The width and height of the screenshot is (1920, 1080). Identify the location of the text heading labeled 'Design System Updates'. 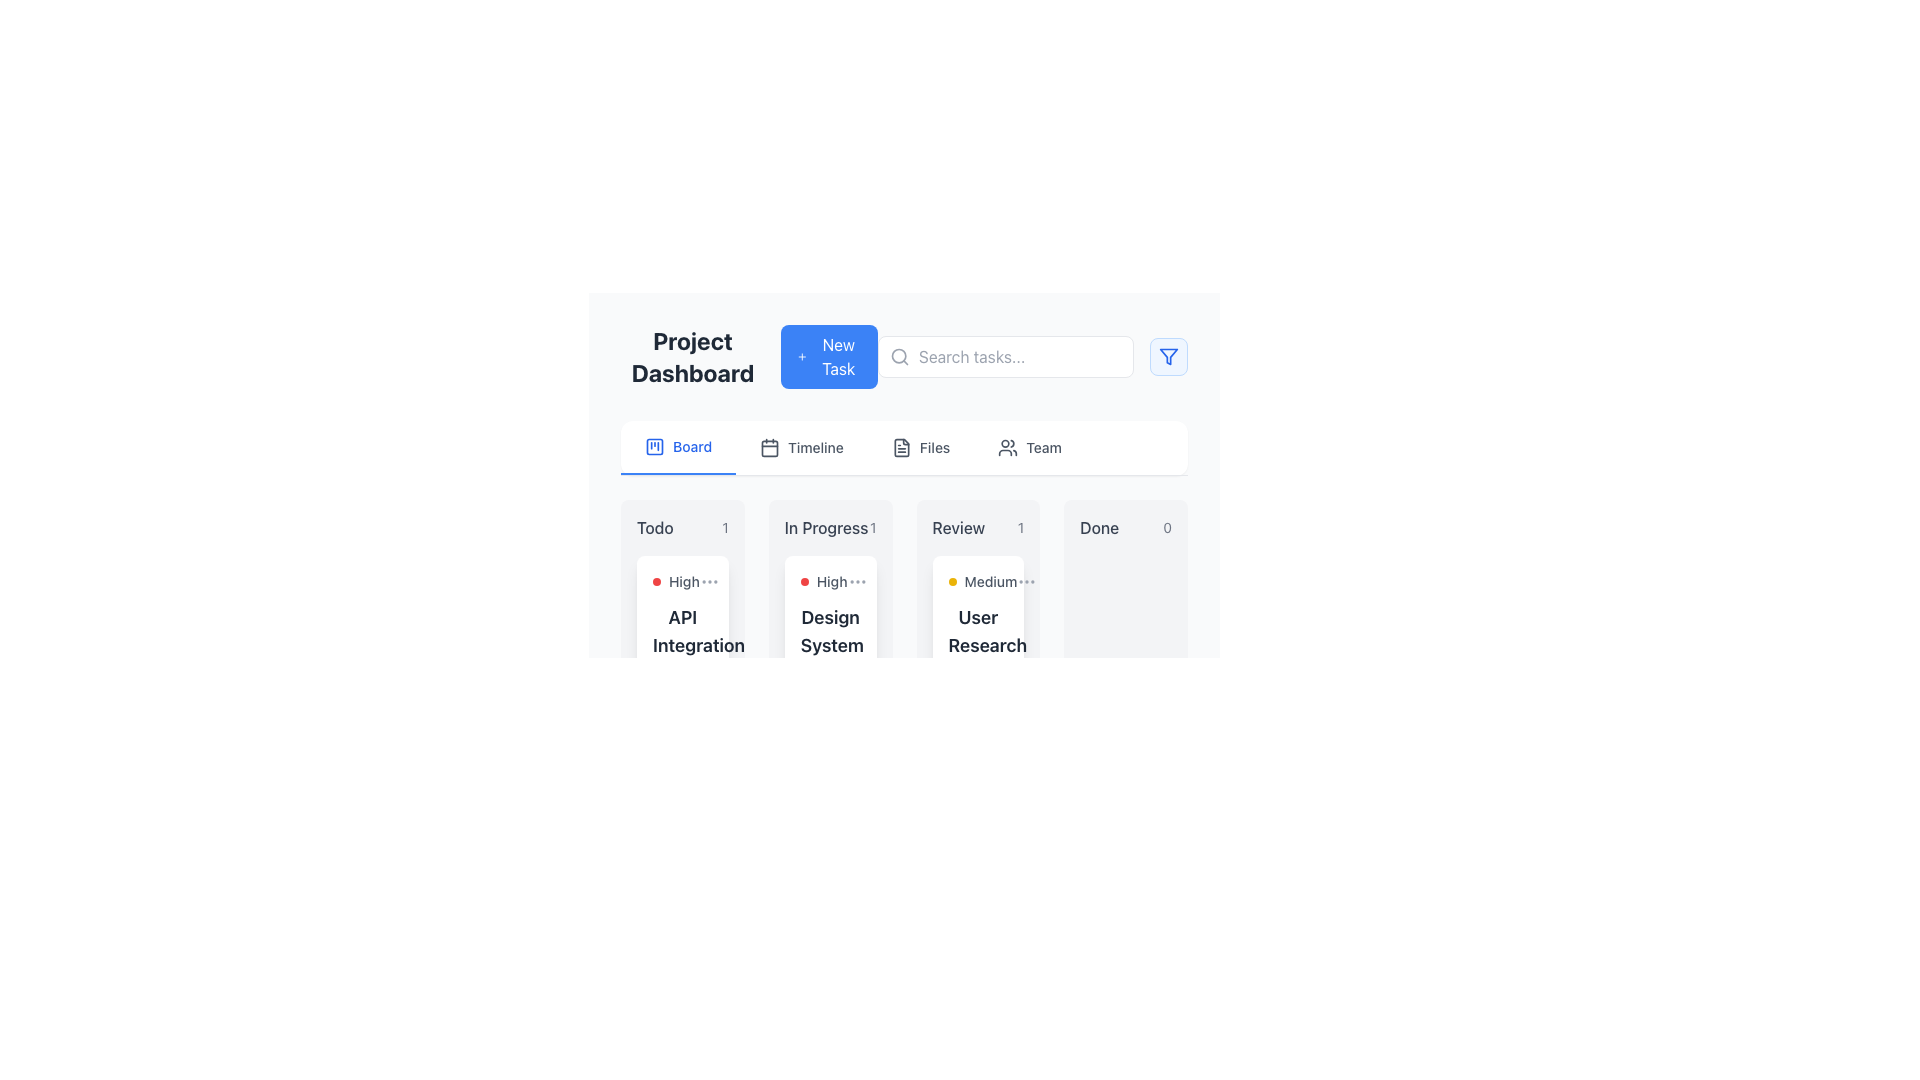
(830, 645).